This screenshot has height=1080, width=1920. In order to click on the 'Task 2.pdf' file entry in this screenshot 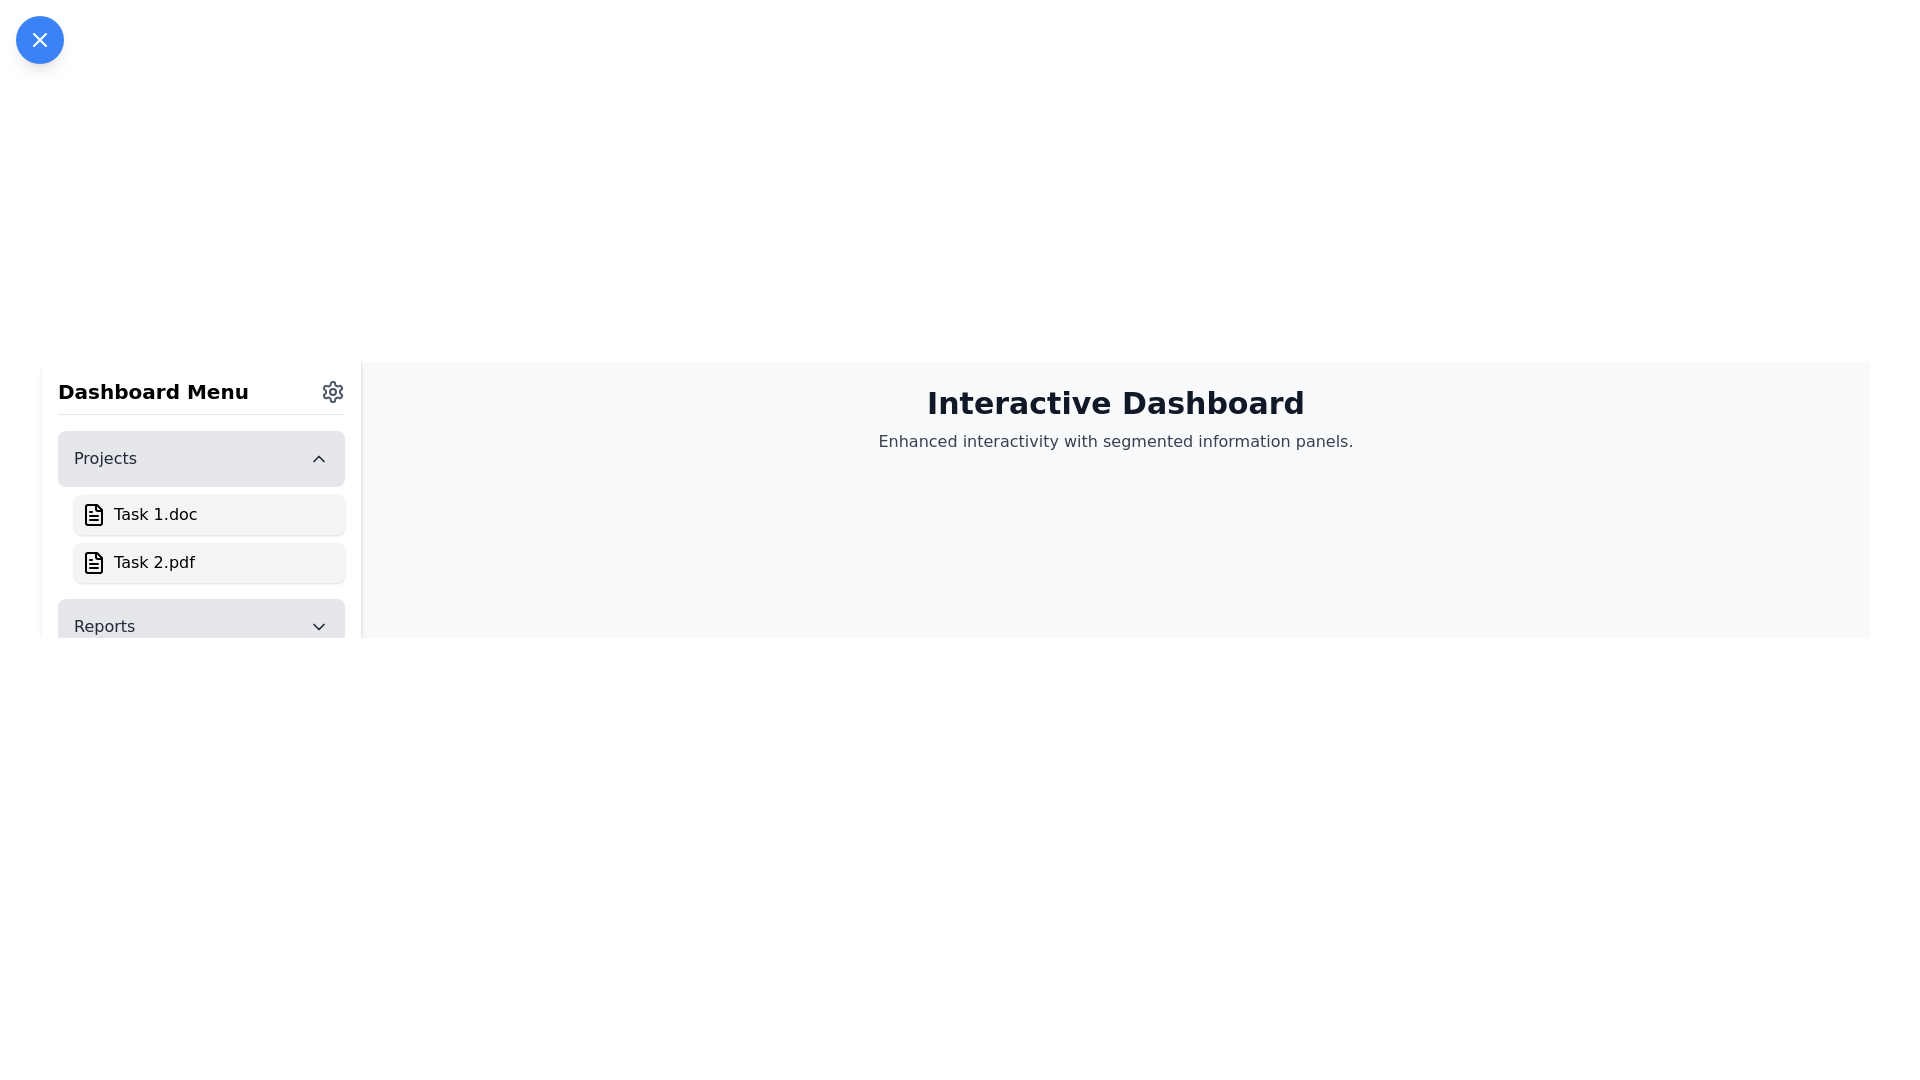, I will do `click(209, 563)`.